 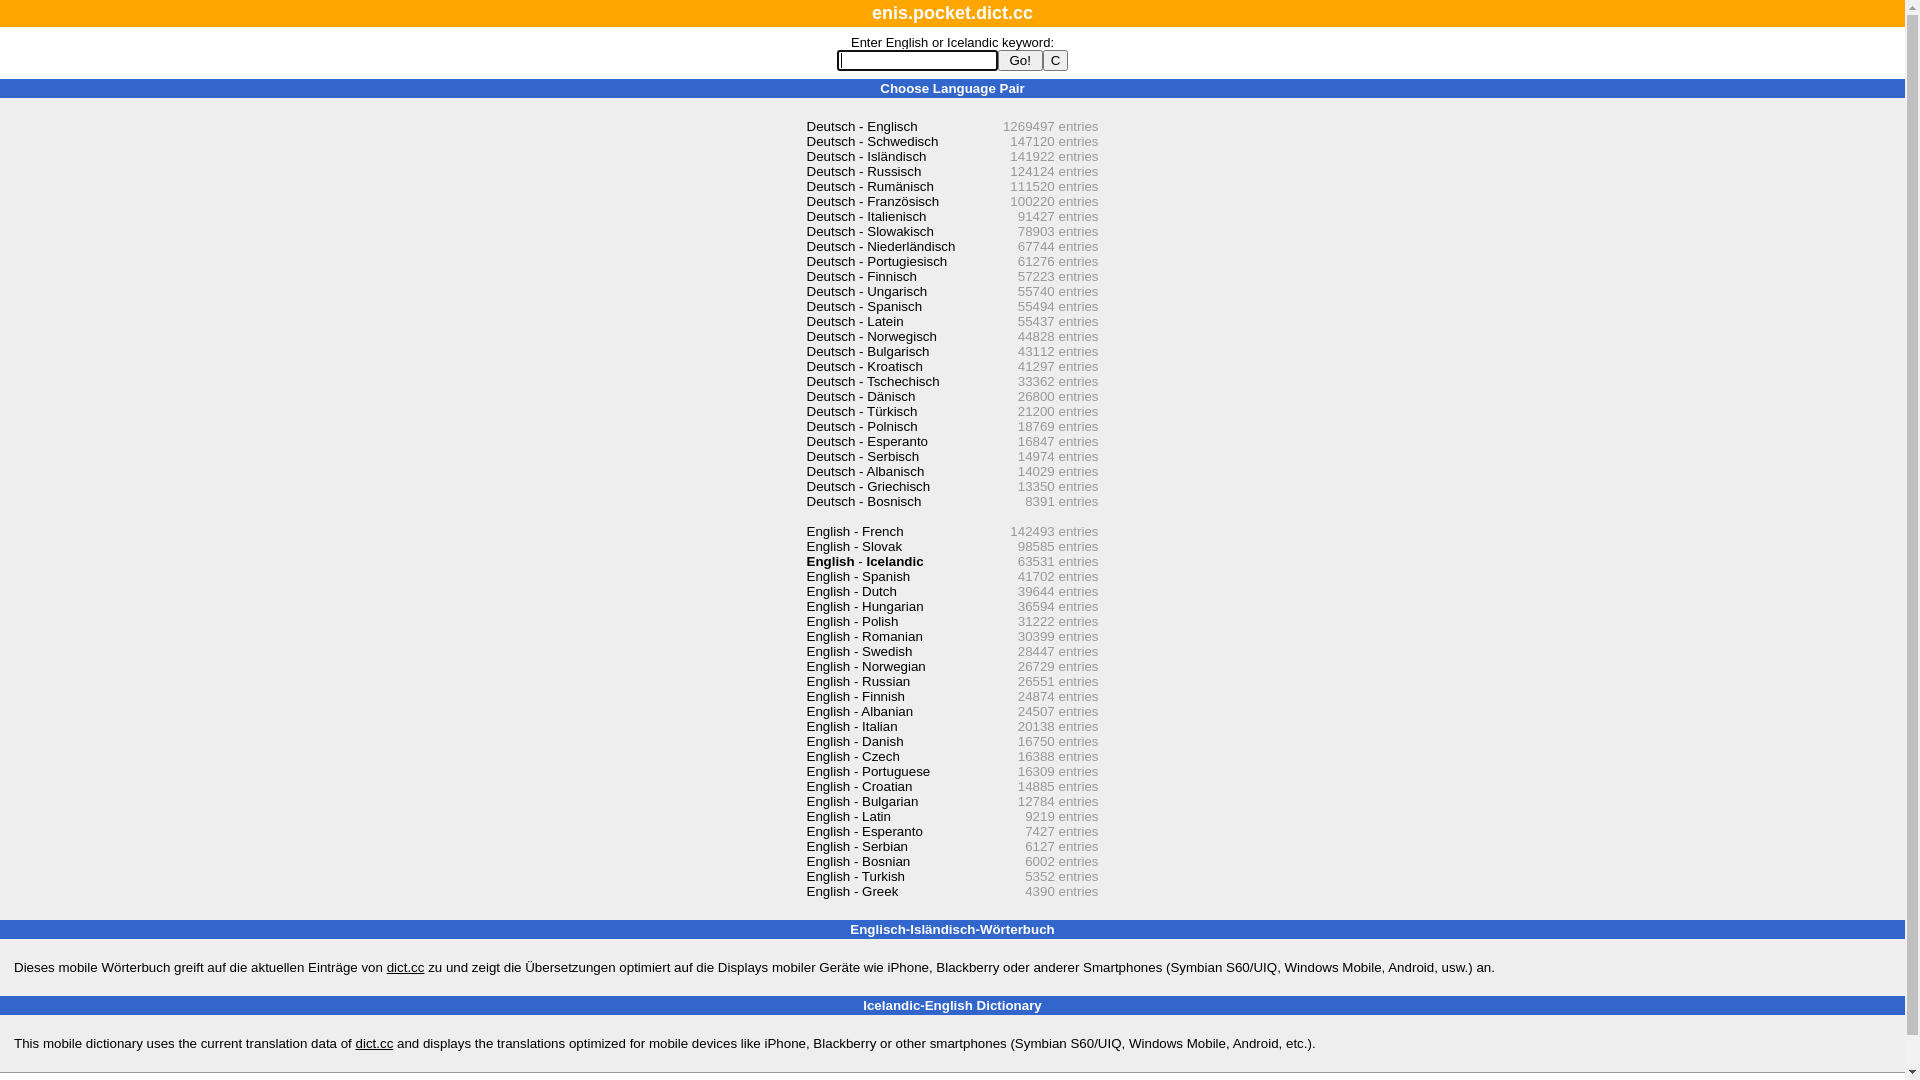 What do you see at coordinates (806, 425) in the screenshot?
I see `'Deutsch - Polnisch'` at bounding box center [806, 425].